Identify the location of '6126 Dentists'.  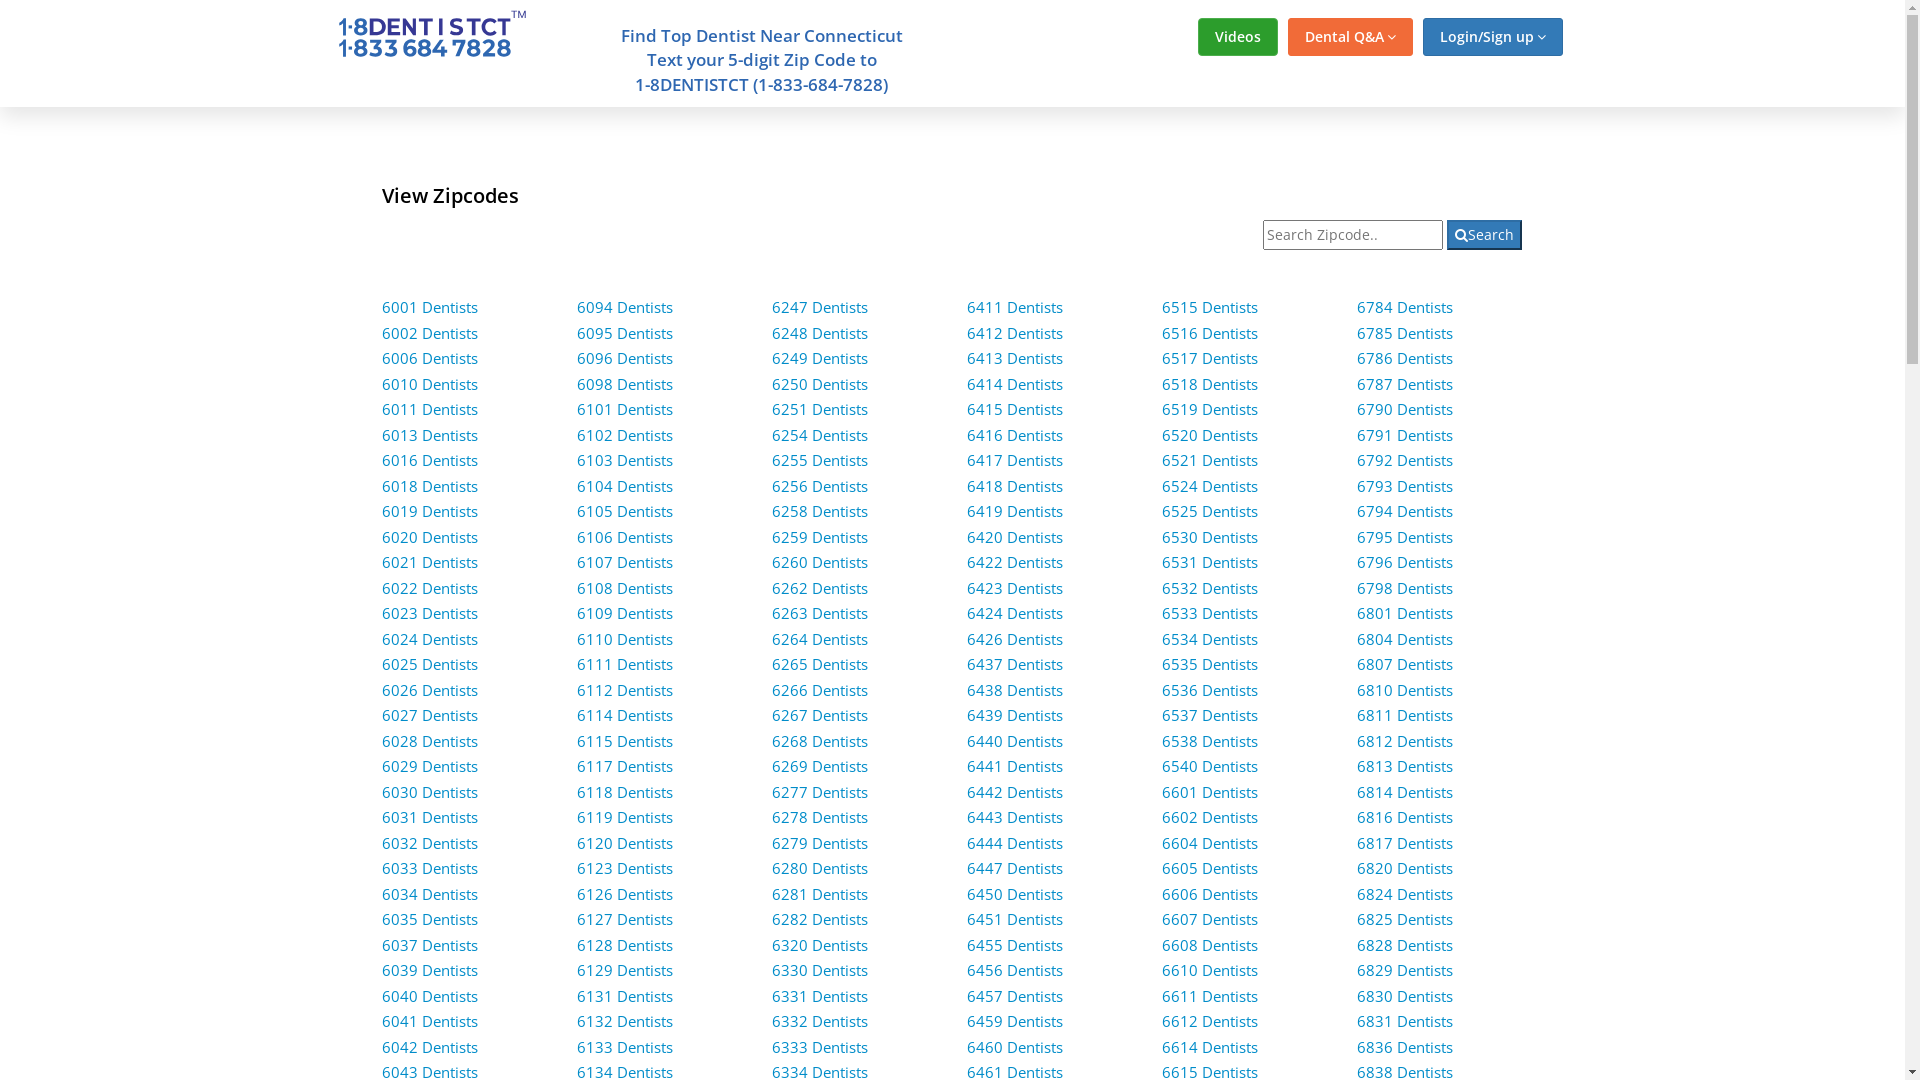
(623, 893).